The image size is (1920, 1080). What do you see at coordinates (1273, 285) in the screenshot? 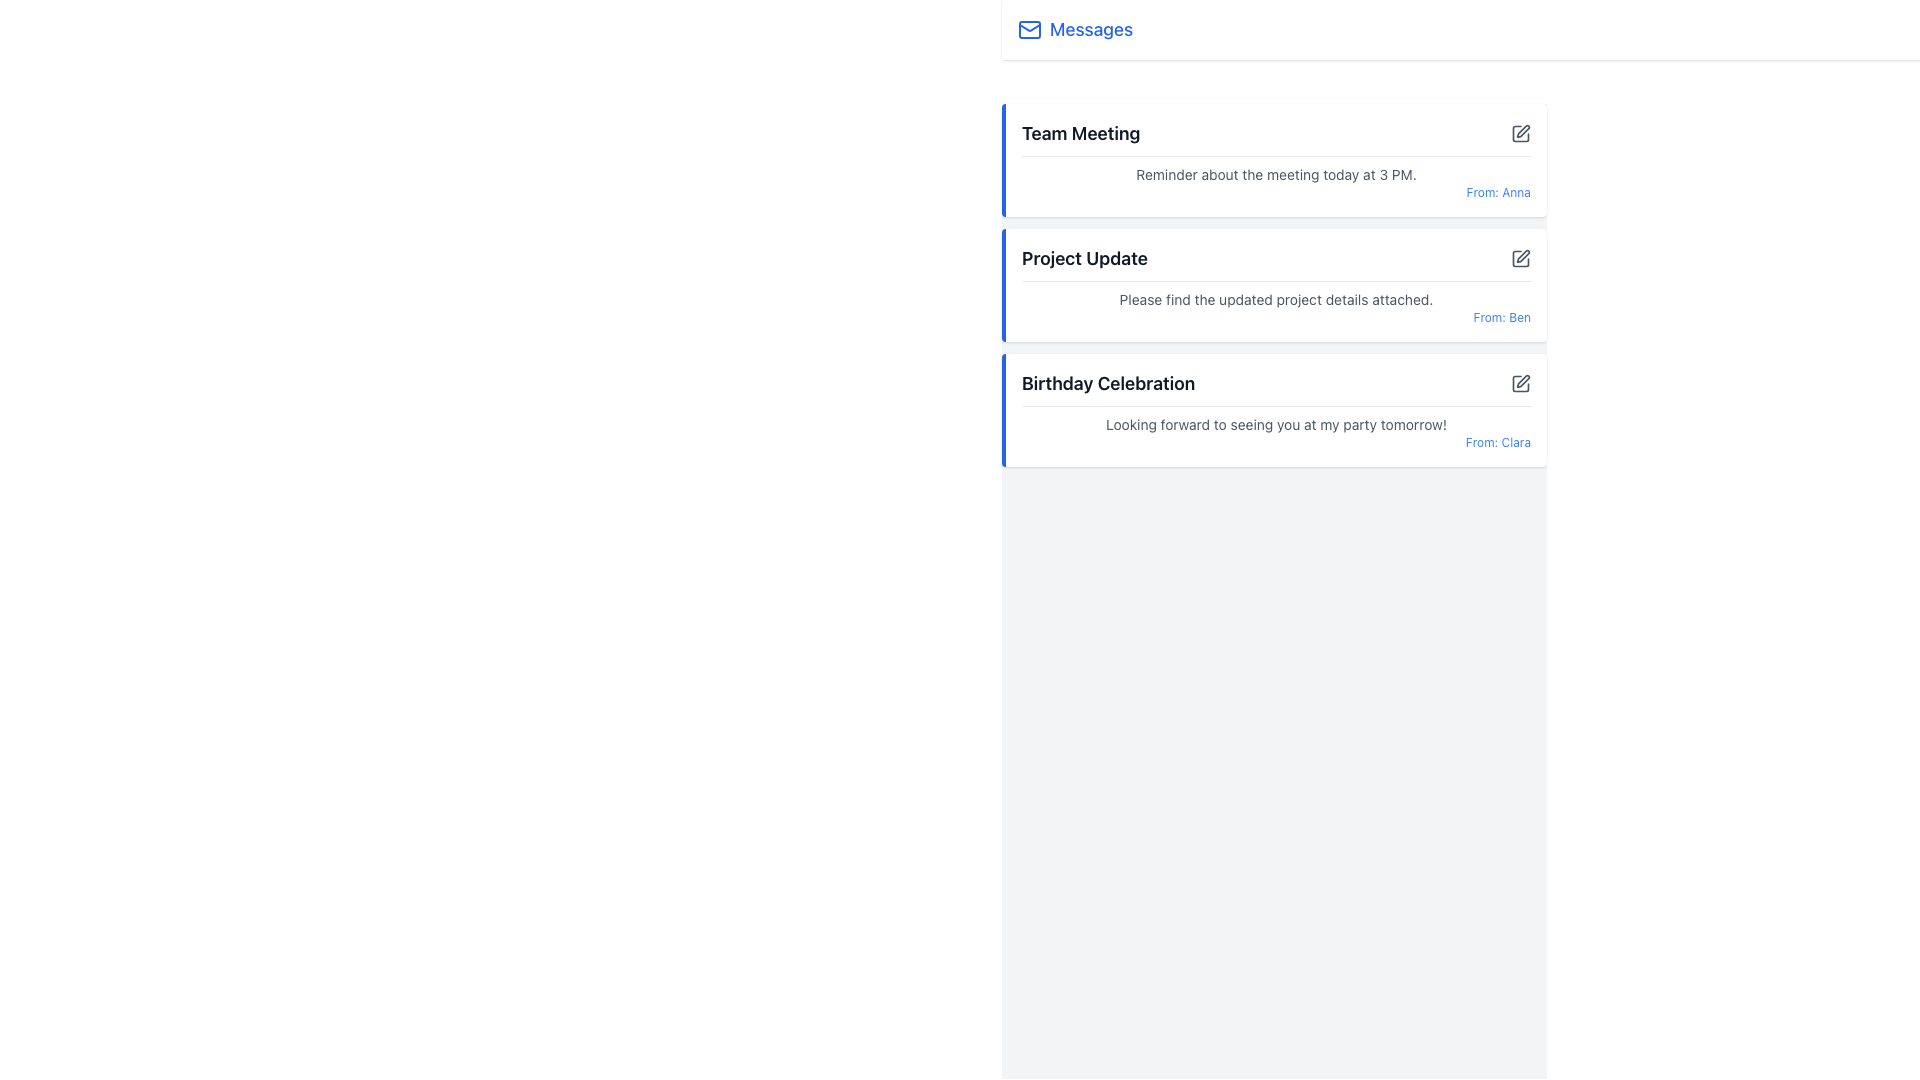
I see `the informational box titled 'Project Update', which has a white background, blue left border, and contains details about the project update` at bounding box center [1273, 285].